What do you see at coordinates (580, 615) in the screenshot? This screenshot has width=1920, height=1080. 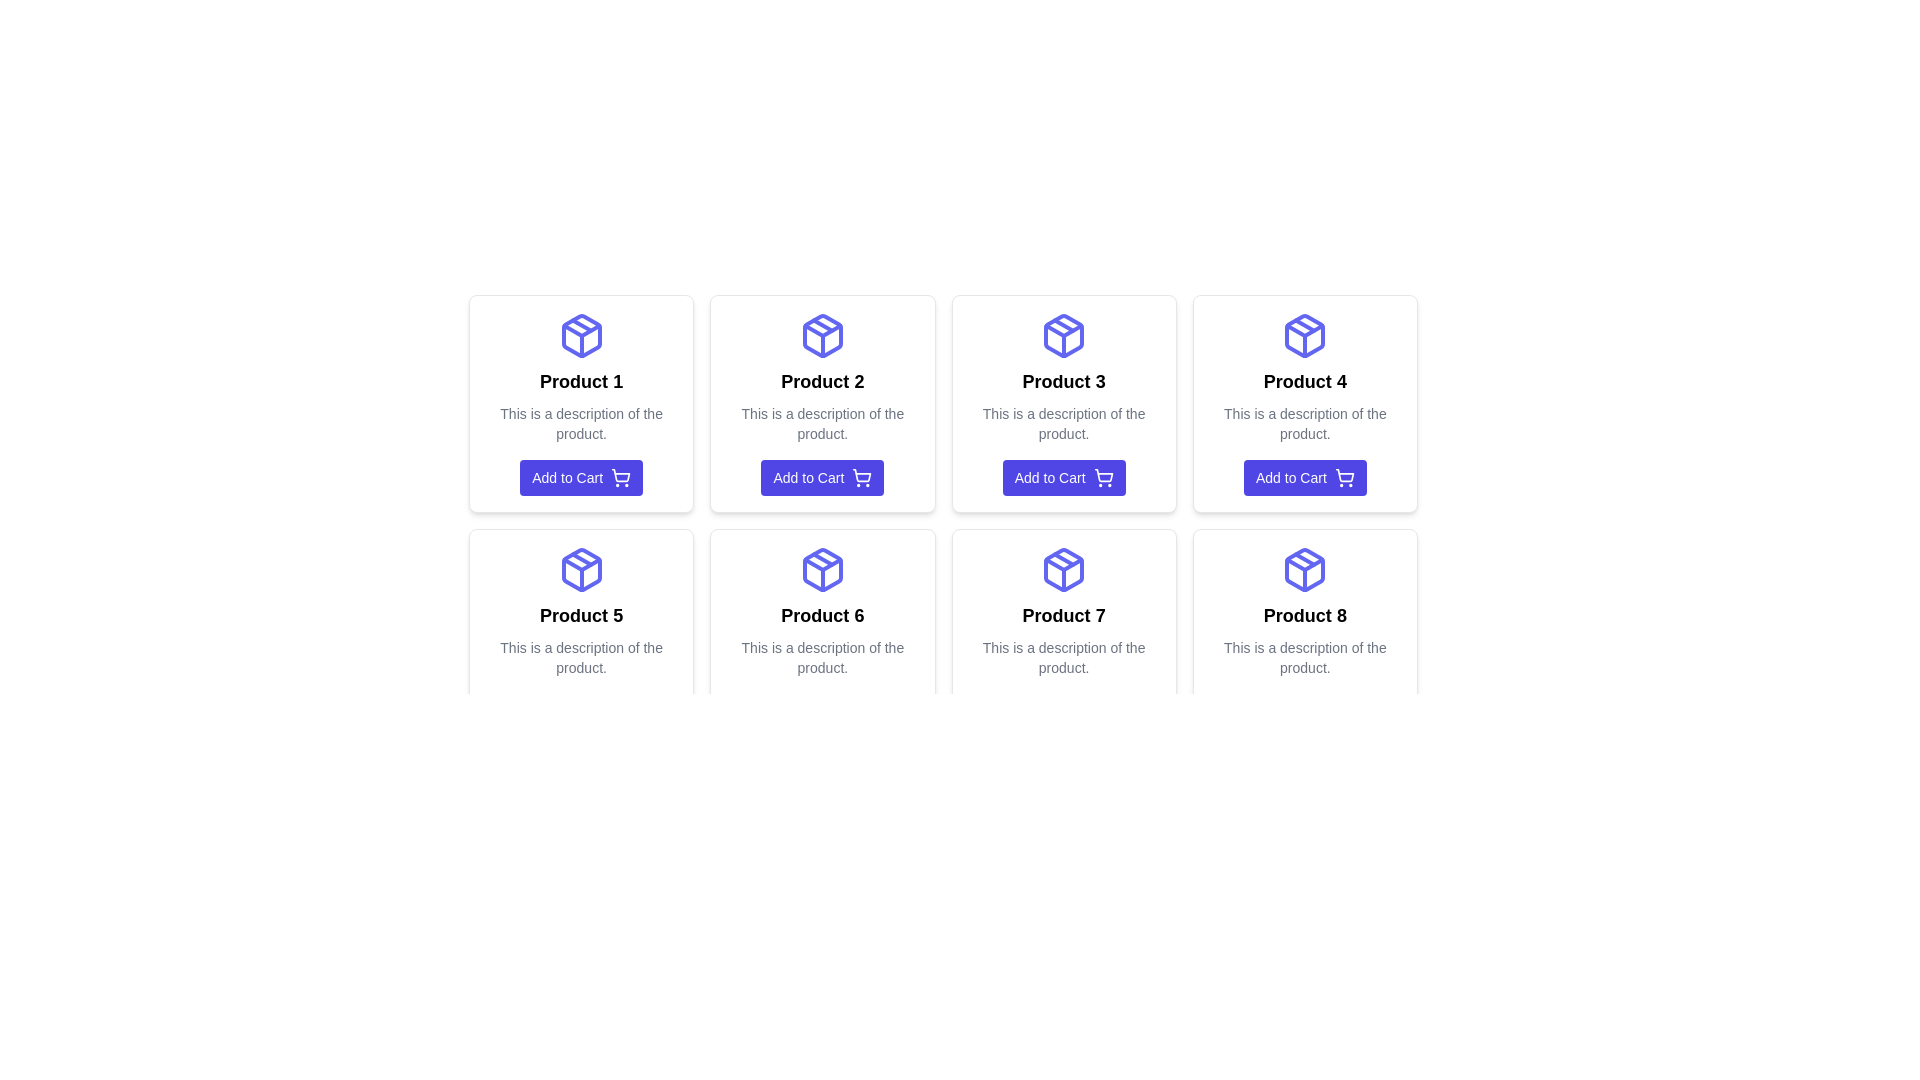 I see `text displayed in the title or name of the product in the first card of the second row of the grid layout, which is located above the product description` at bounding box center [580, 615].